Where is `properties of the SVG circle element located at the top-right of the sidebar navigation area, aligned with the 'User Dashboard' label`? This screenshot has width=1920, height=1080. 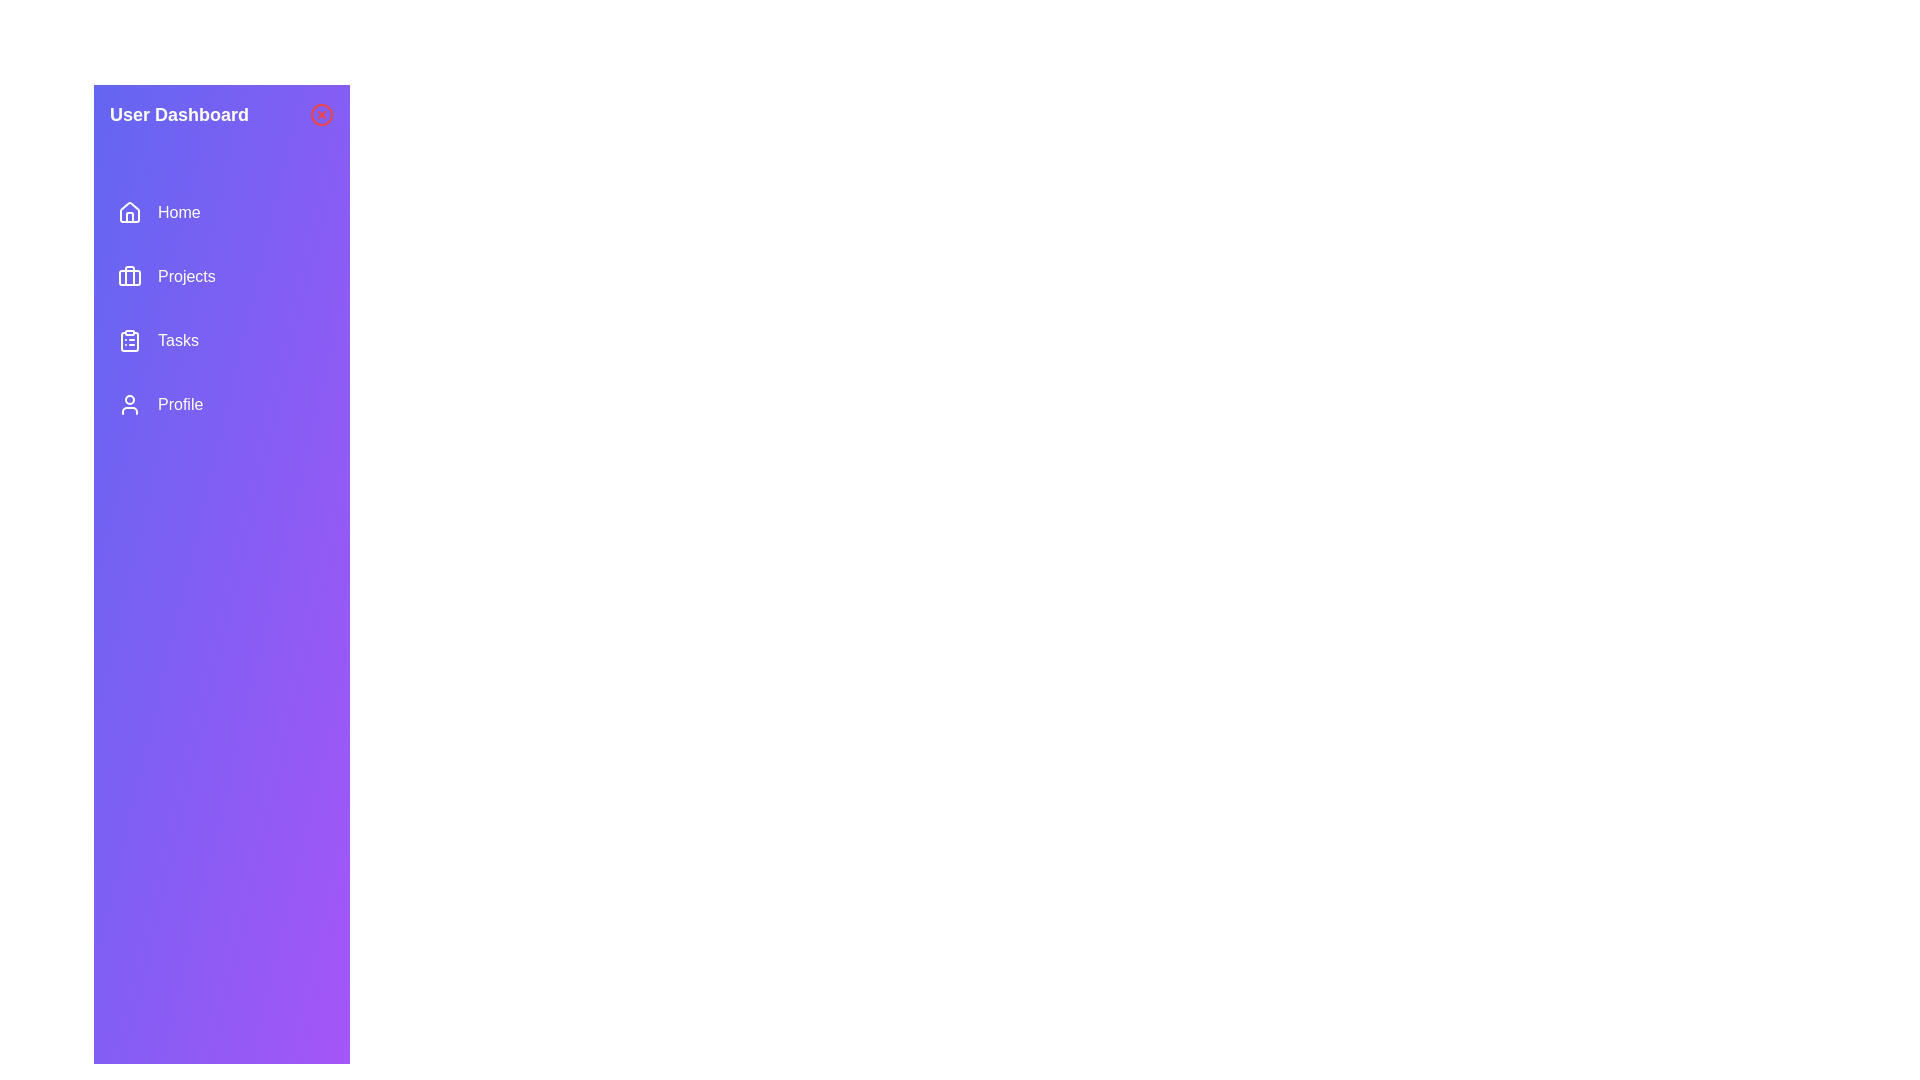 properties of the SVG circle element located at the top-right of the sidebar navigation area, aligned with the 'User Dashboard' label is located at coordinates (321, 115).